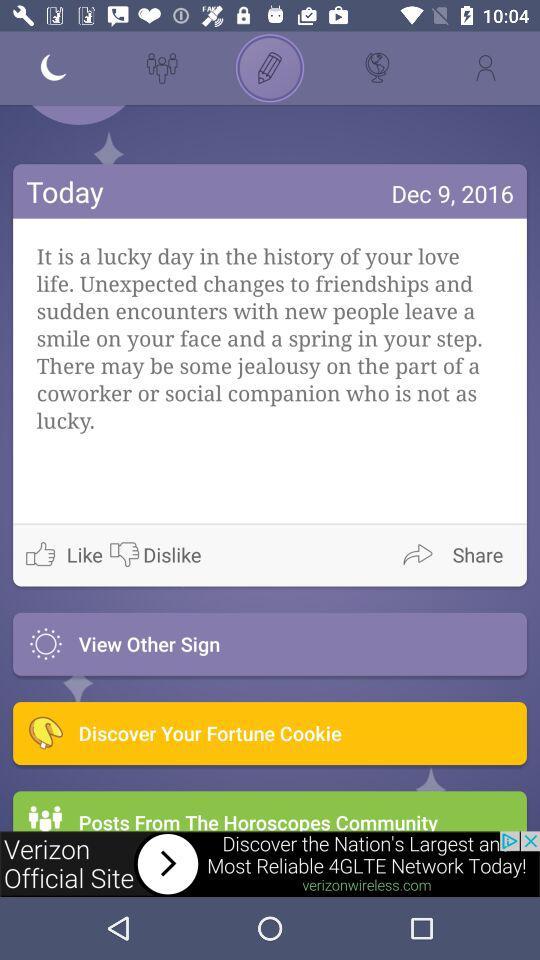 This screenshot has height=960, width=540. I want to click on message box, so click(510, 114).